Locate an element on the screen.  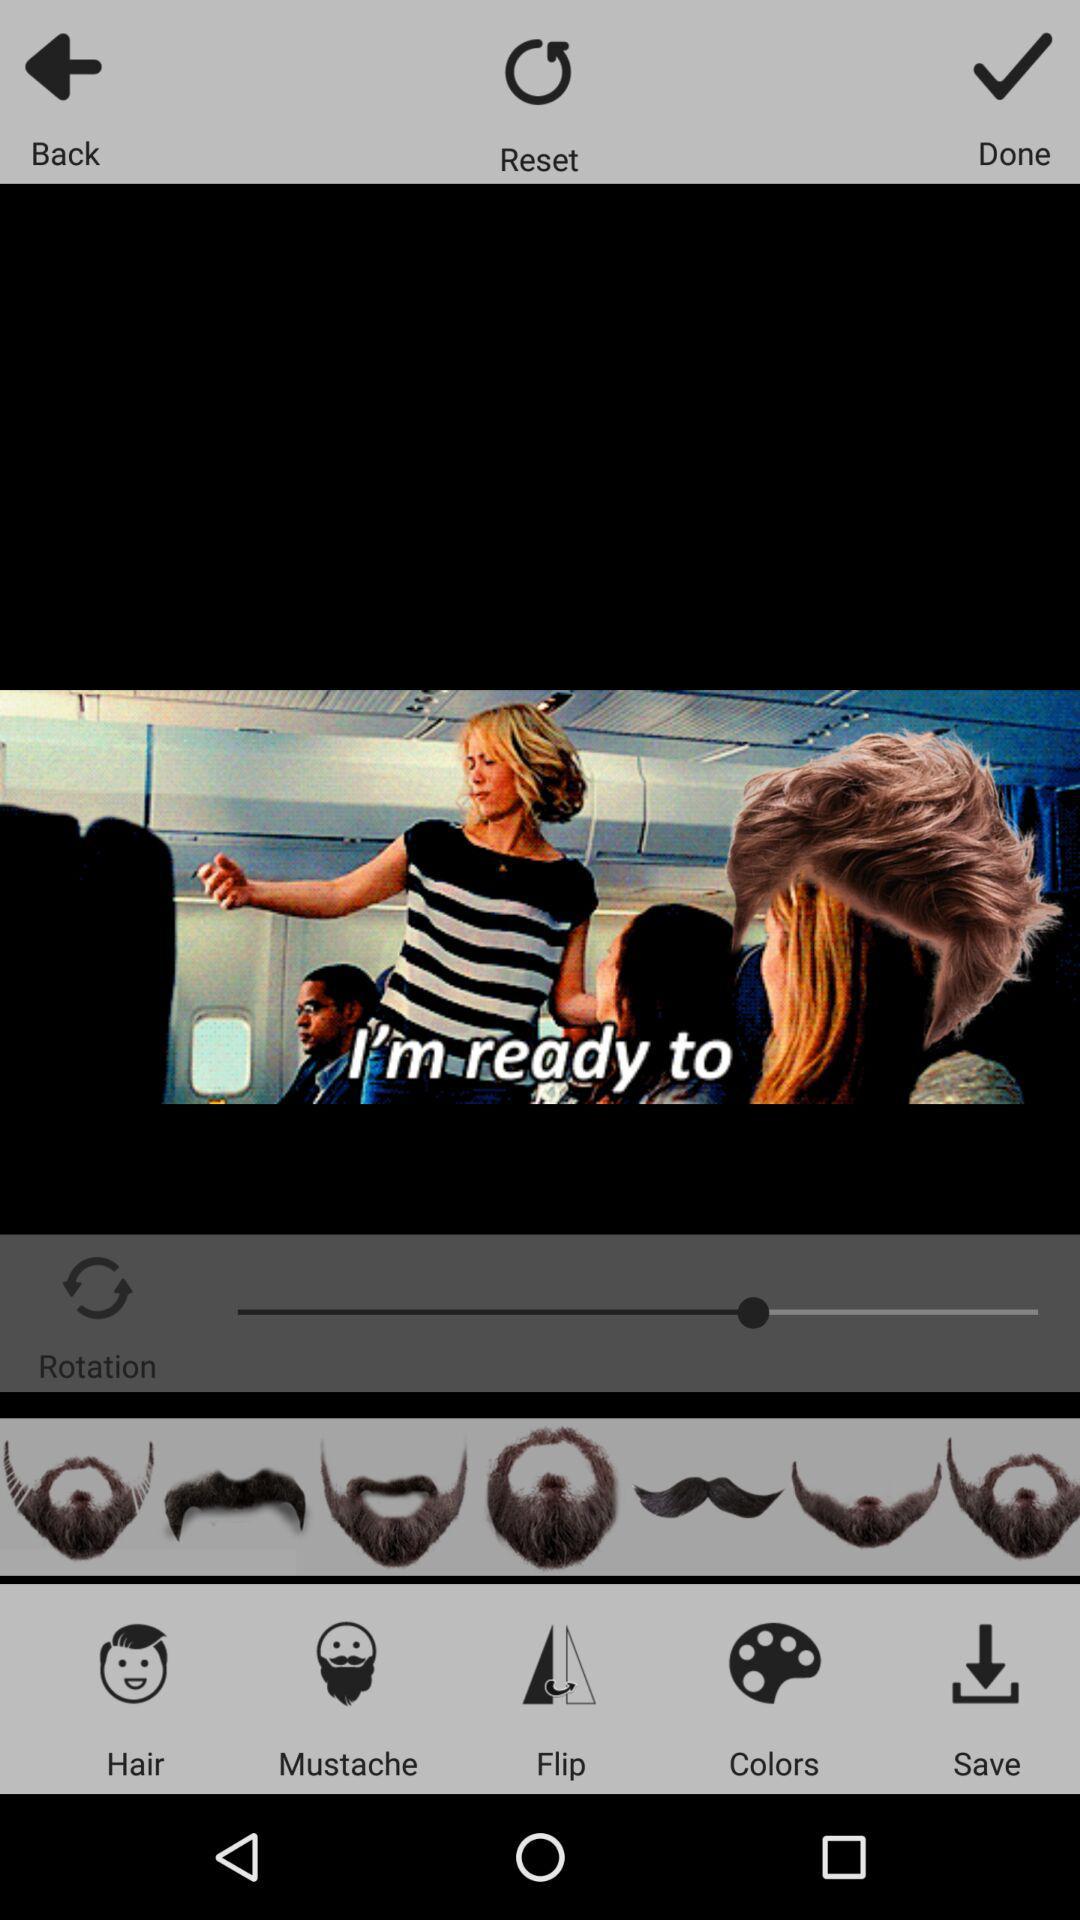
the undo icon is located at coordinates (235, 1497).